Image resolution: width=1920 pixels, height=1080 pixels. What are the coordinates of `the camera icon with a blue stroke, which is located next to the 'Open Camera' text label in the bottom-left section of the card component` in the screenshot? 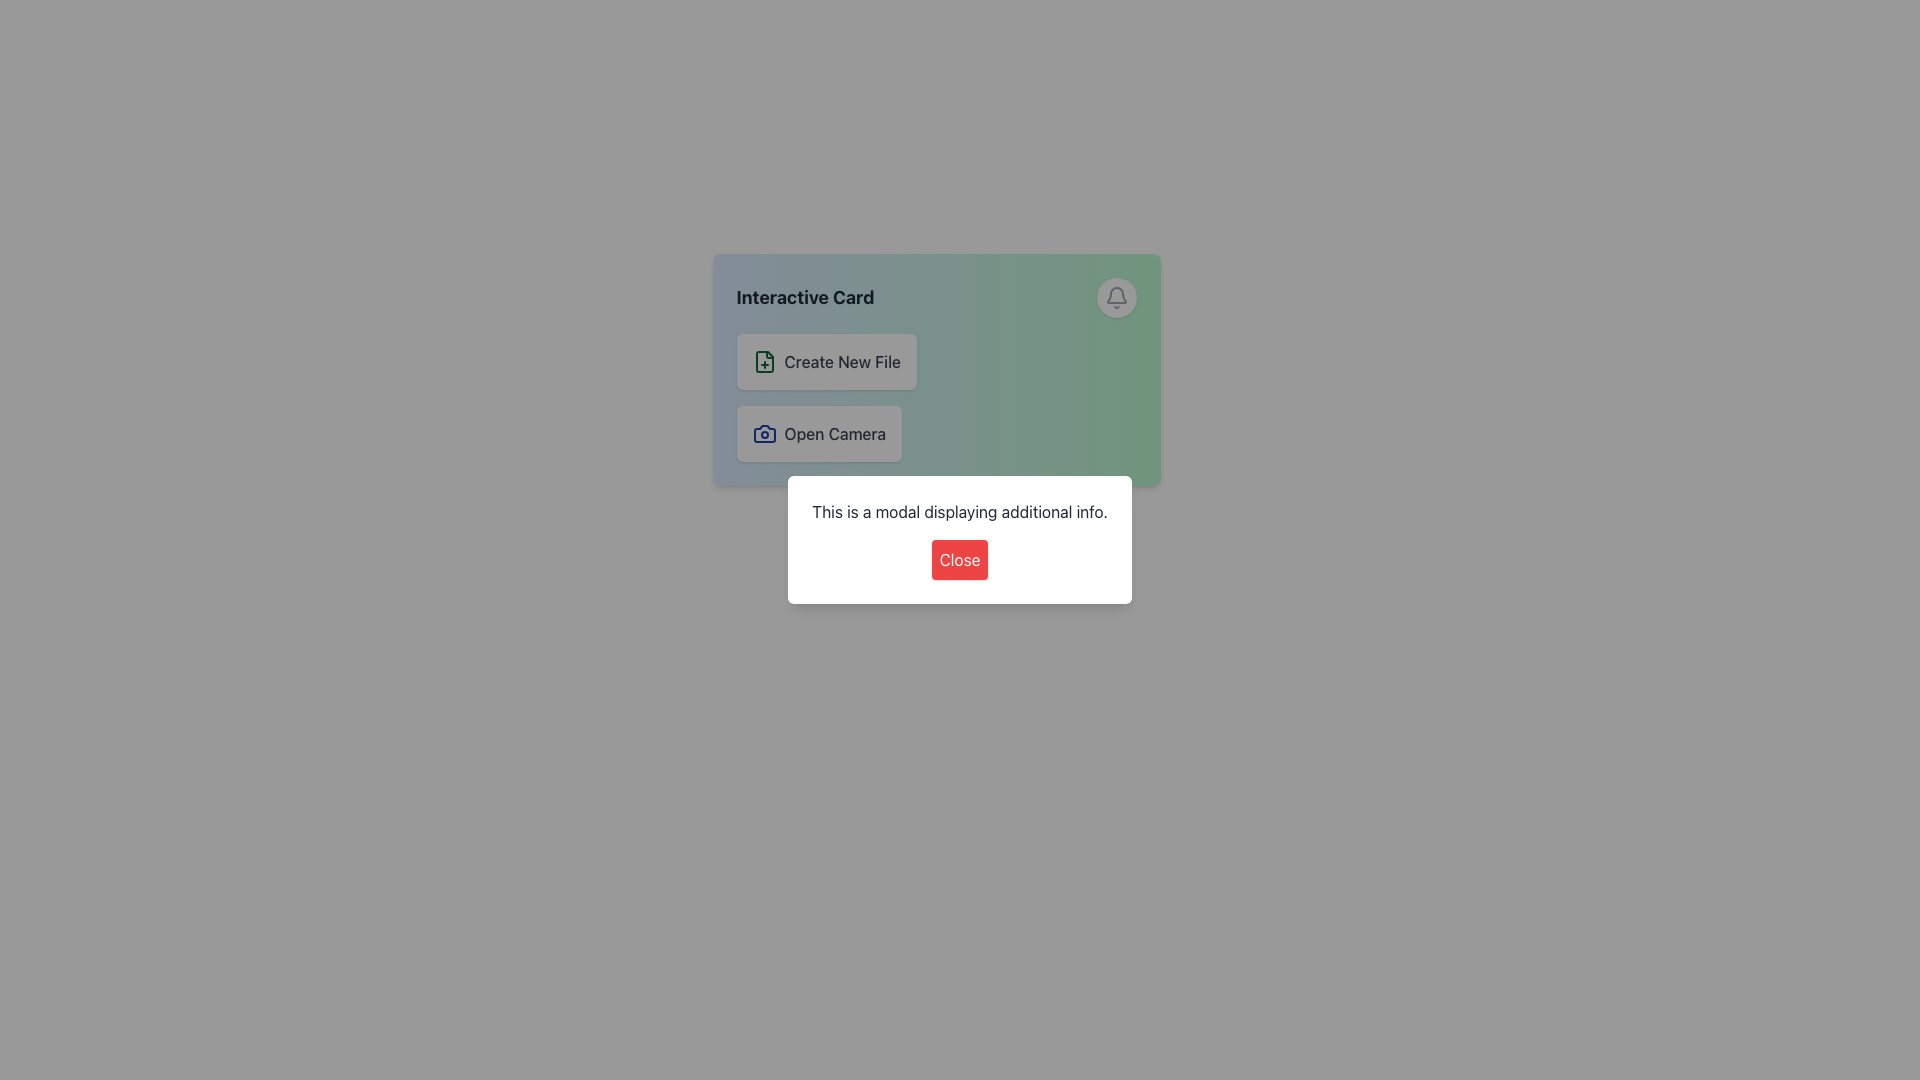 It's located at (763, 433).